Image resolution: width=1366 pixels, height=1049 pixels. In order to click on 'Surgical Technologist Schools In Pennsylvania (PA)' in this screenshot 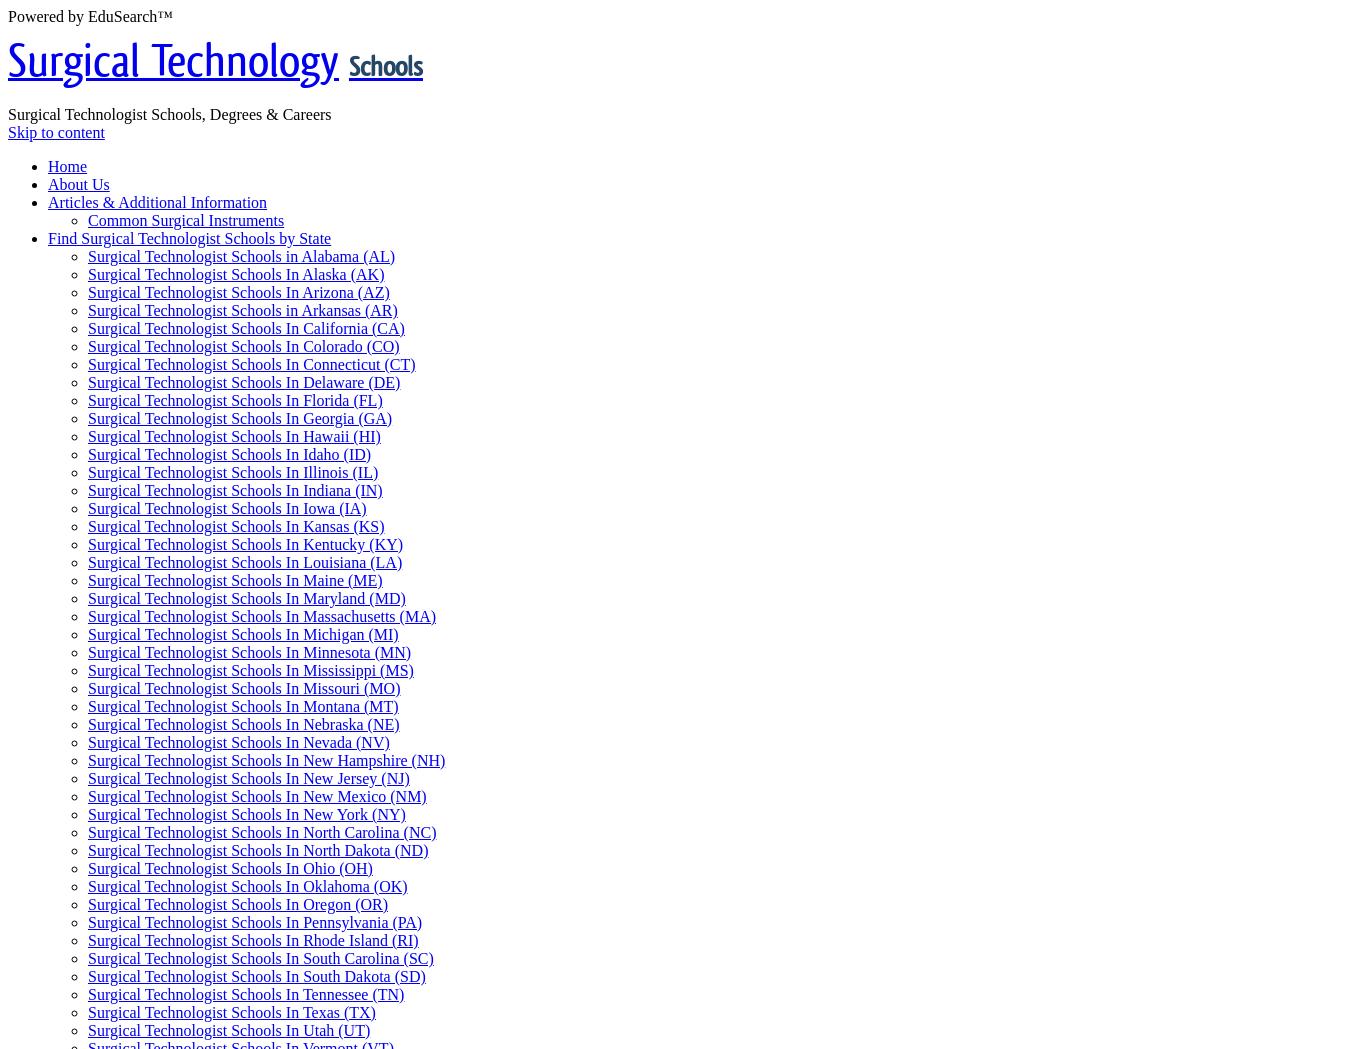, I will do `click(255, 920)`.